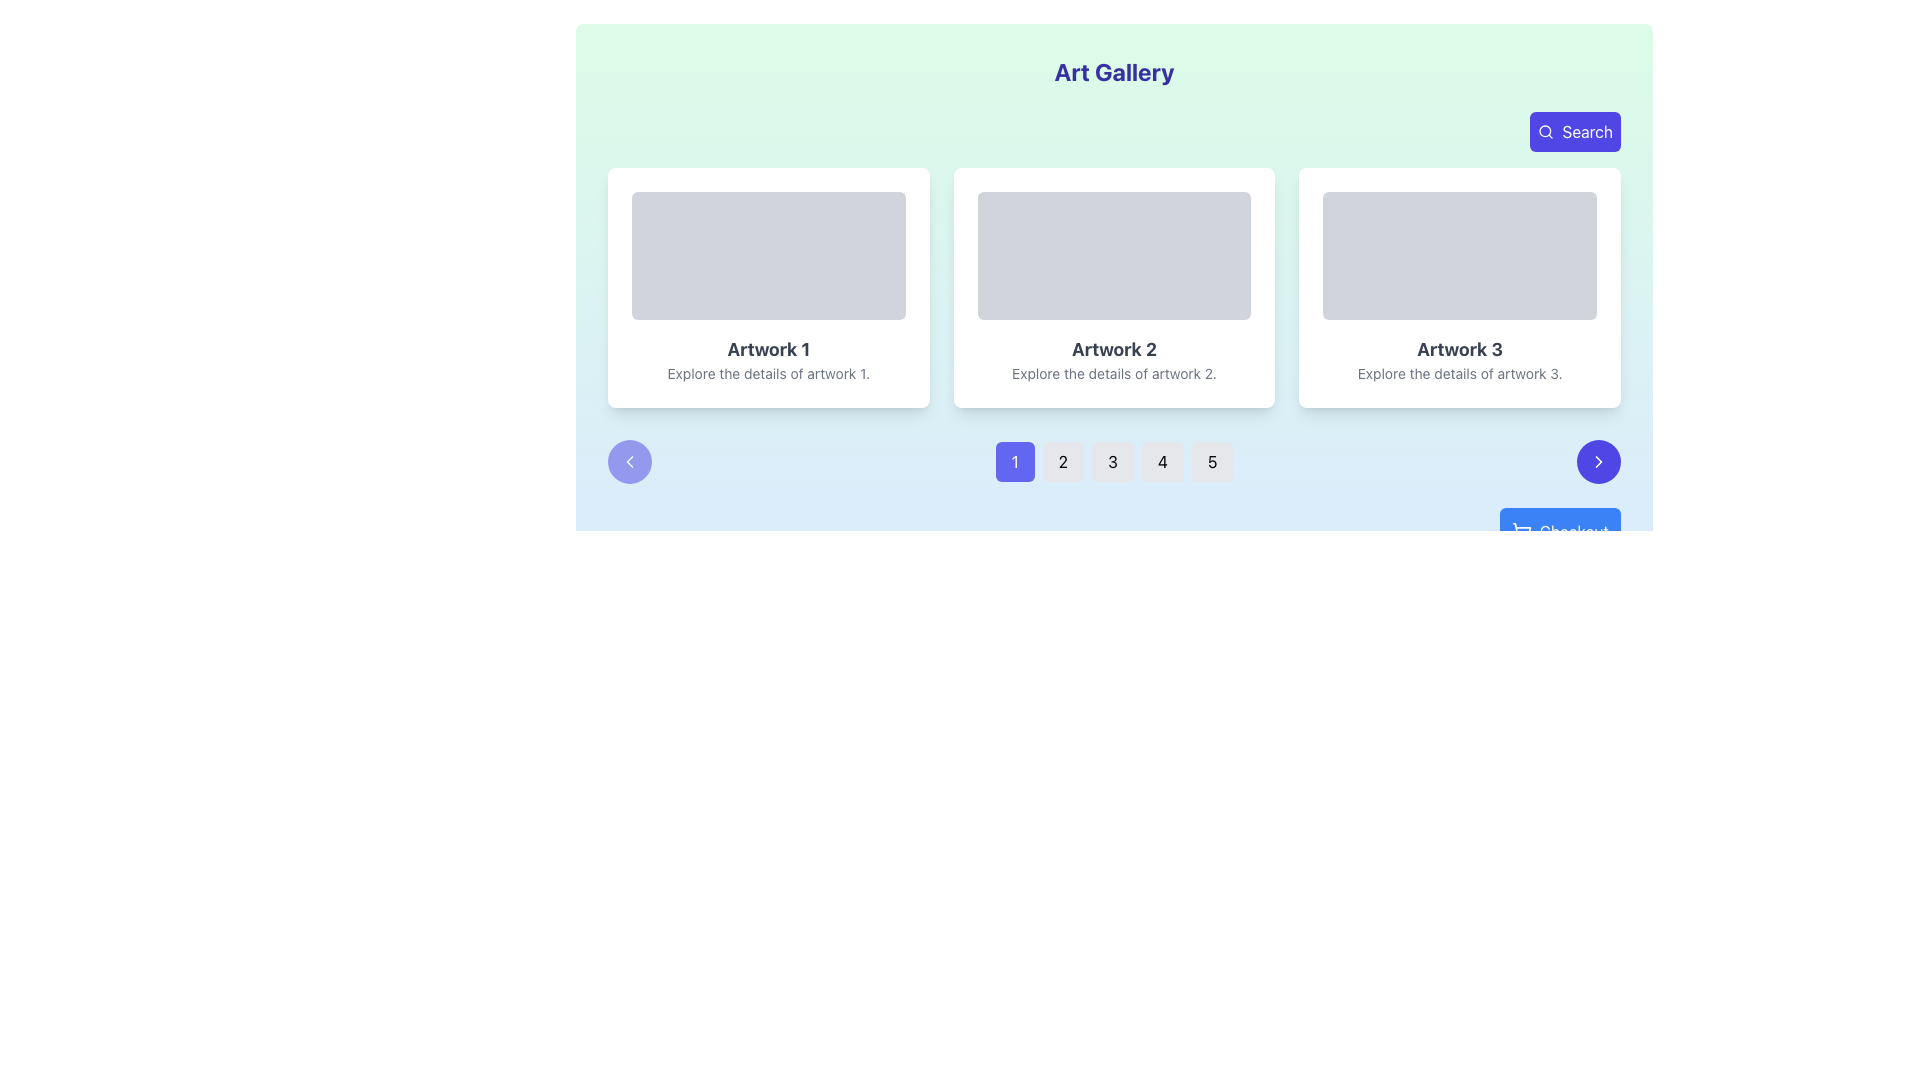 The height and width of the screenshot is (1080, 1920). What do you see at coordinates (1459, 288) in the screenshot?
I see `the 'Artwork 3' card located at the top-right corner of the grouping` at bounding box center [1459, 288].